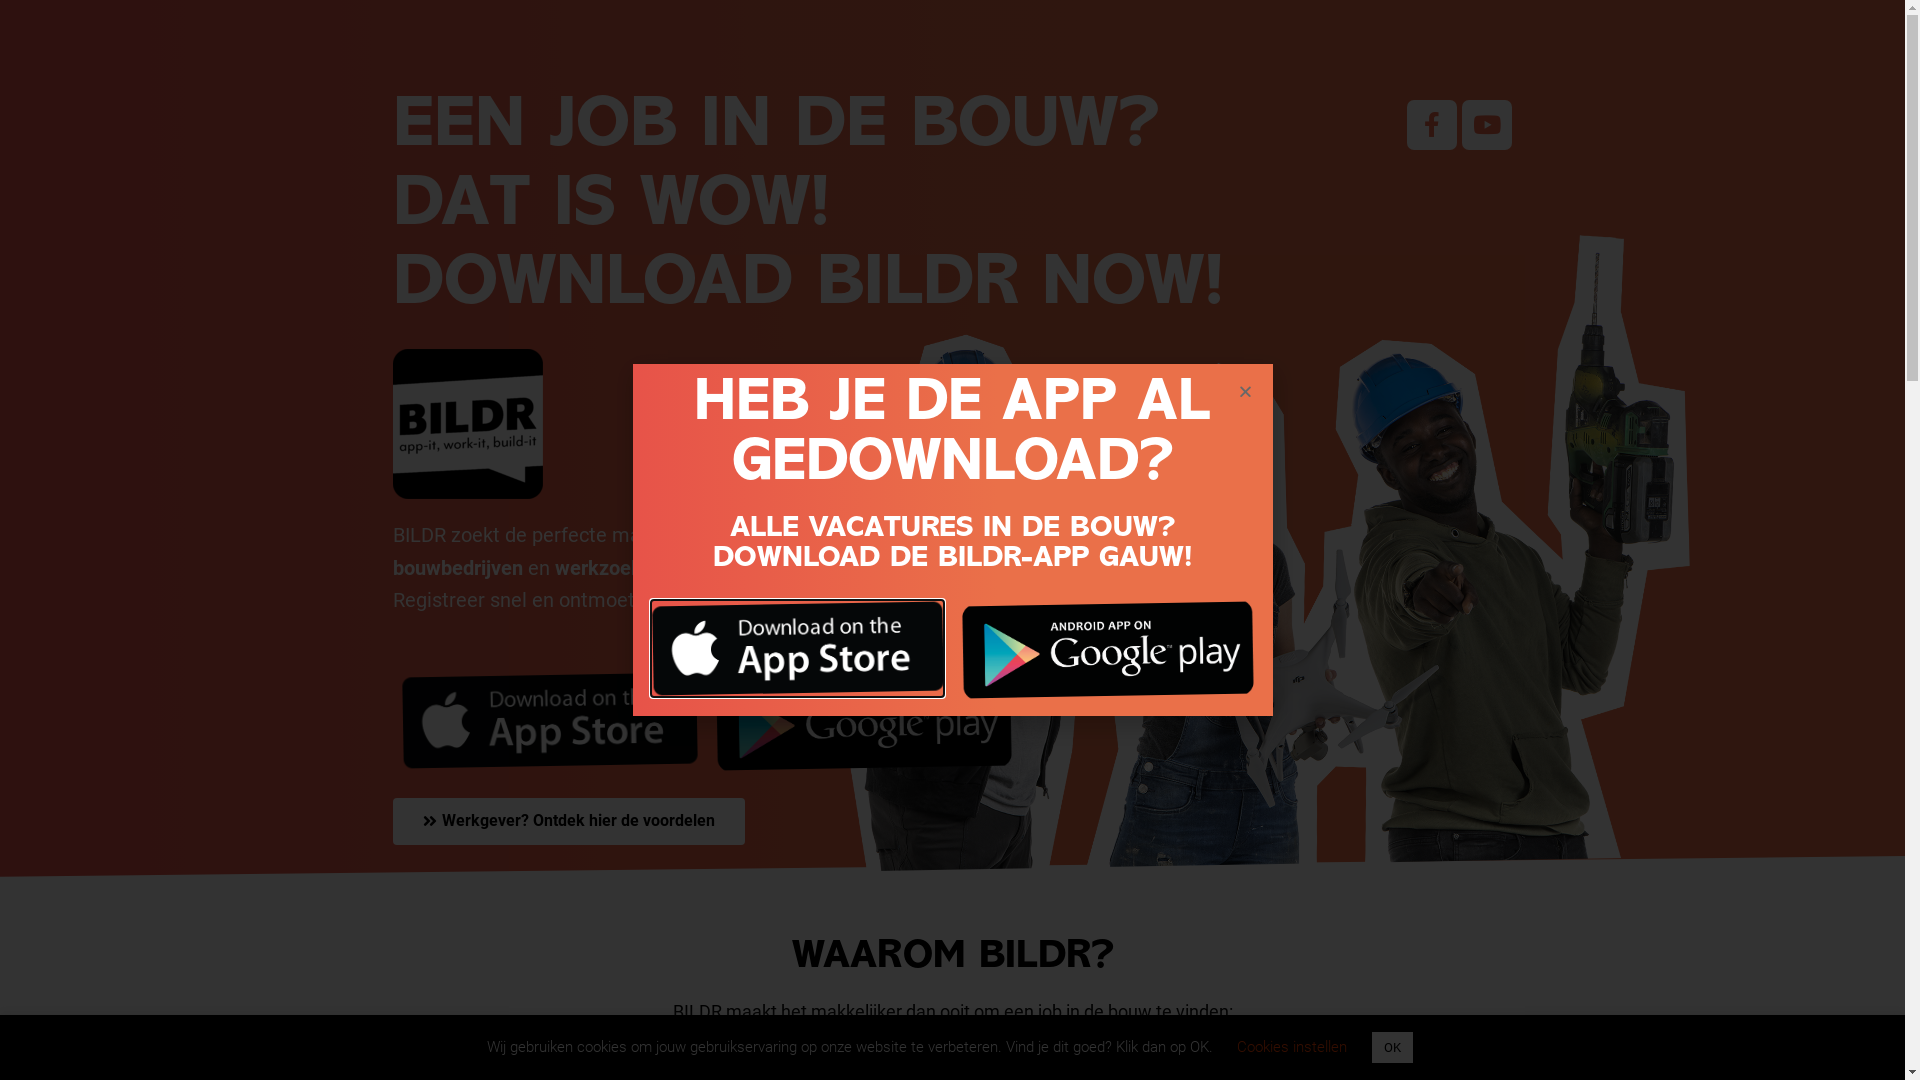  Describe the element at coordinates (1291, 1045) in the screenshot. I see `'Cookies instellen'` at that location.